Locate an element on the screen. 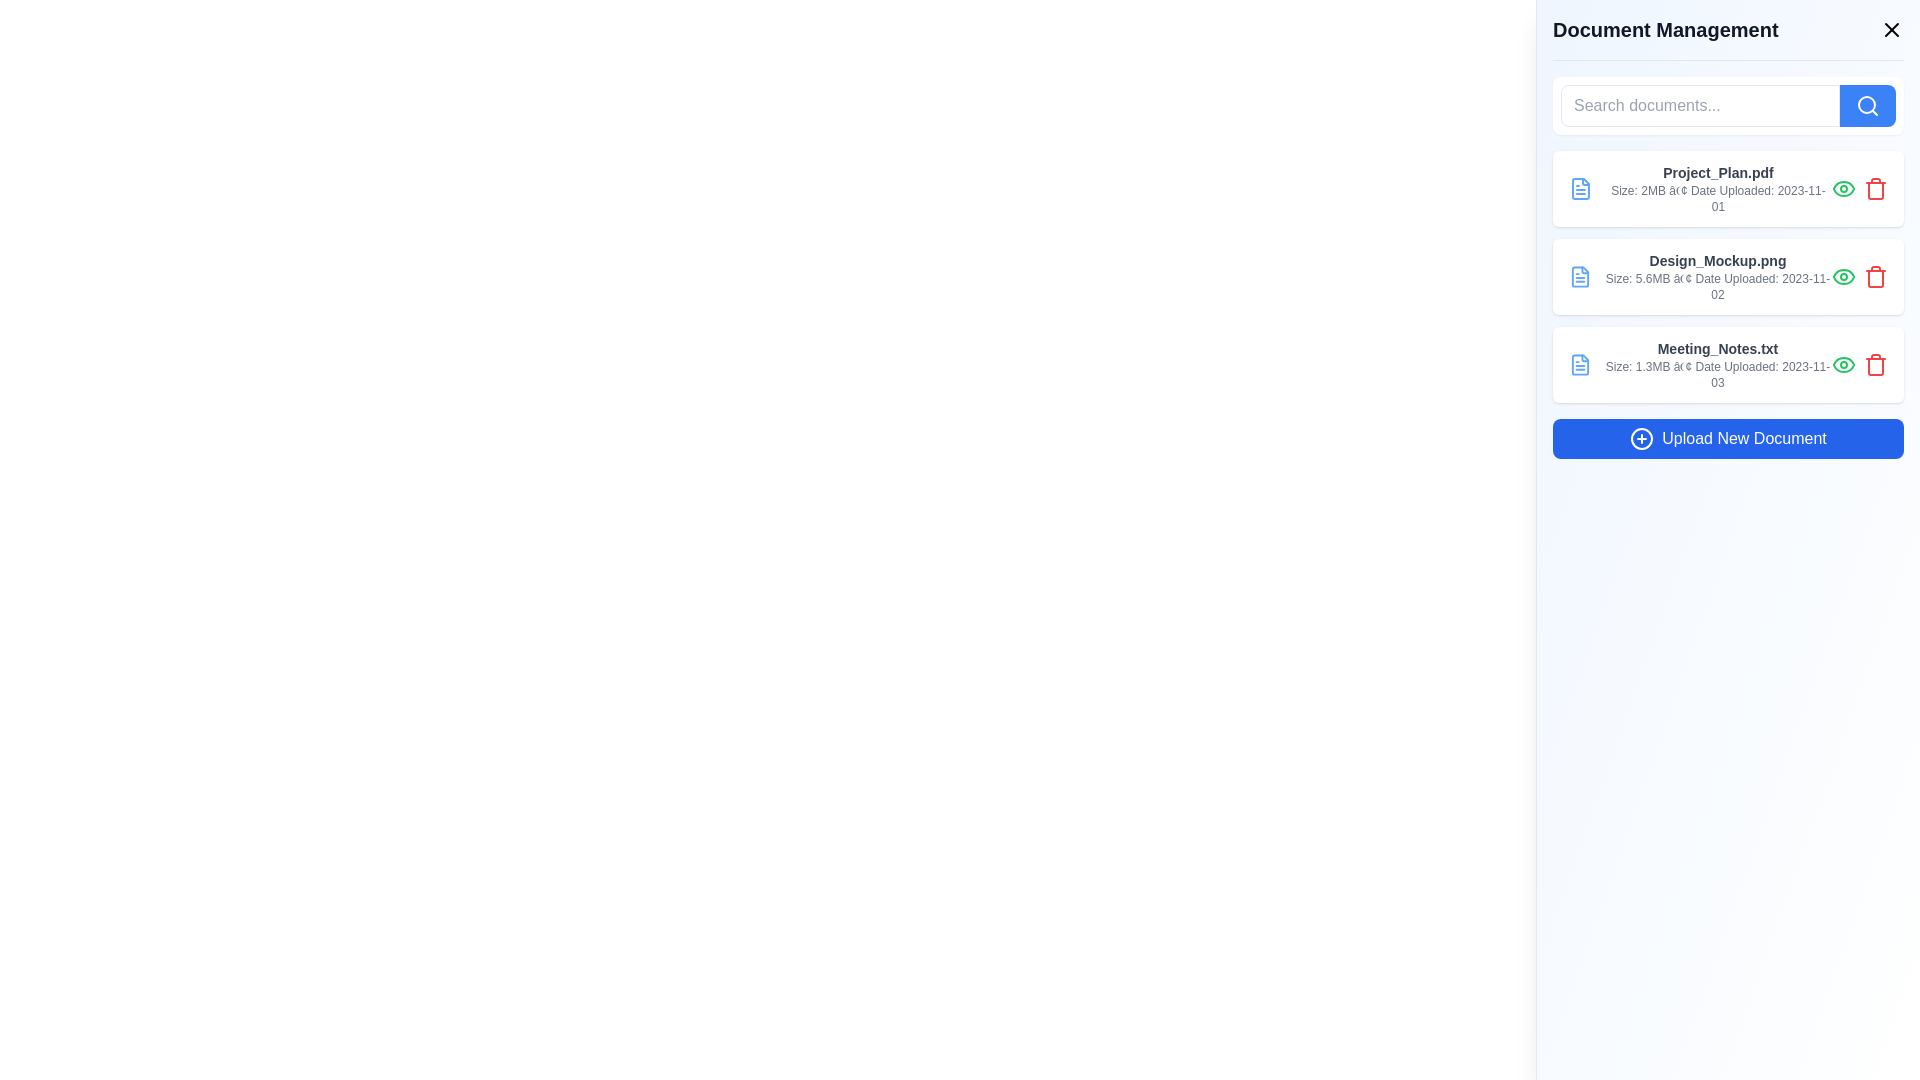  the circular icon with a plus symbol inside the 'Upload New Document' button, which indicates an add or new action is located at coordinates (1642, 438).